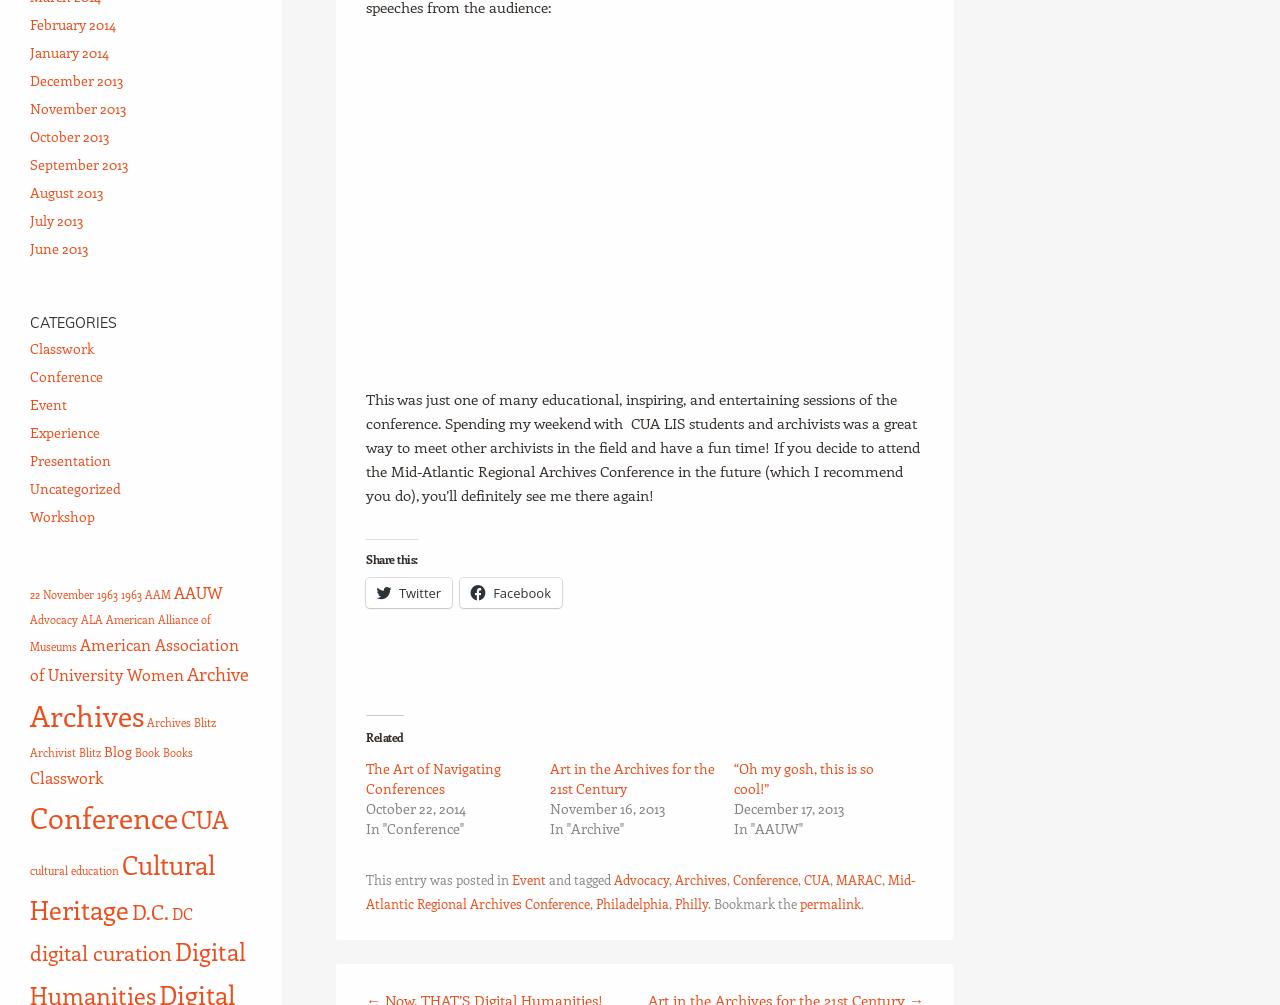 This screenshot has height=1005, width=1280. I want to click on 'Categories', so click(73, 322).